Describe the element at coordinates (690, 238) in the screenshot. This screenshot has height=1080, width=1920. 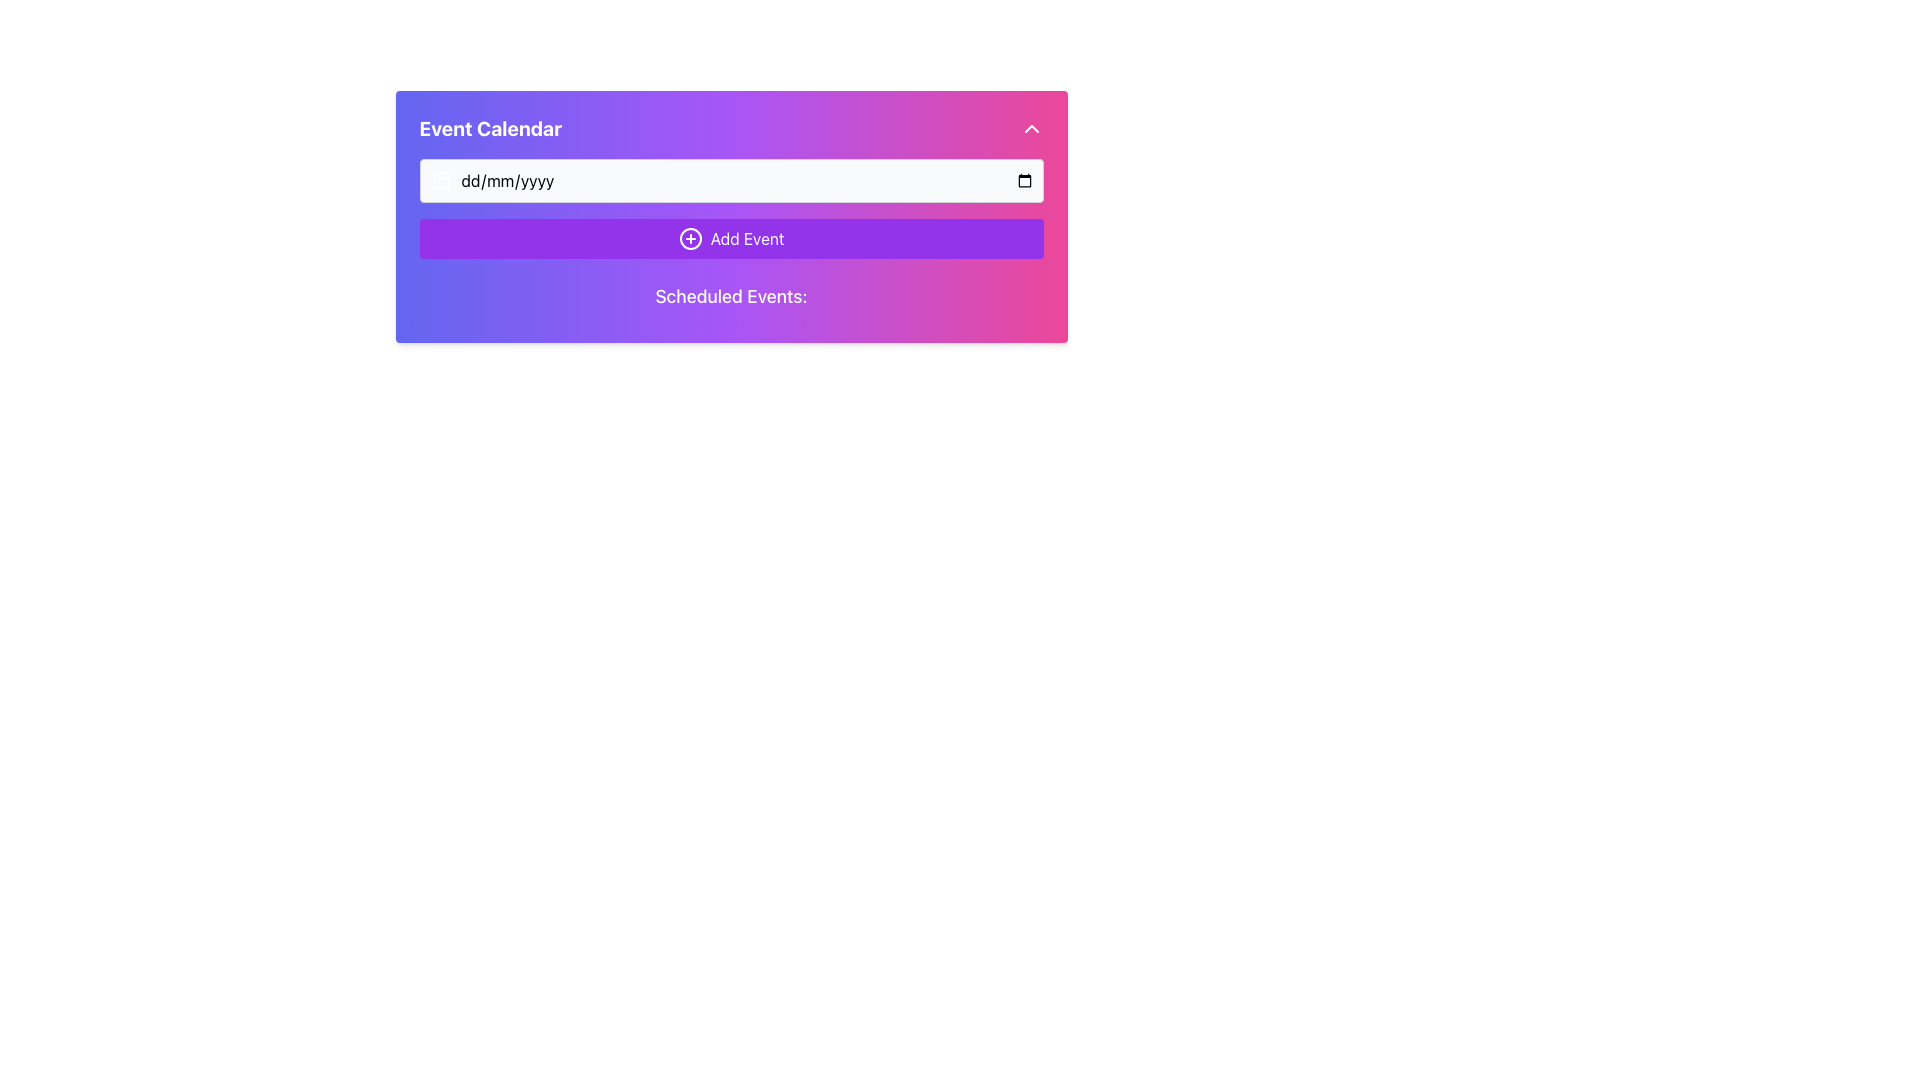
I see `the SVG icon representing the 'Add Event' button, located to the left of the text 'Add Event'` at that location.